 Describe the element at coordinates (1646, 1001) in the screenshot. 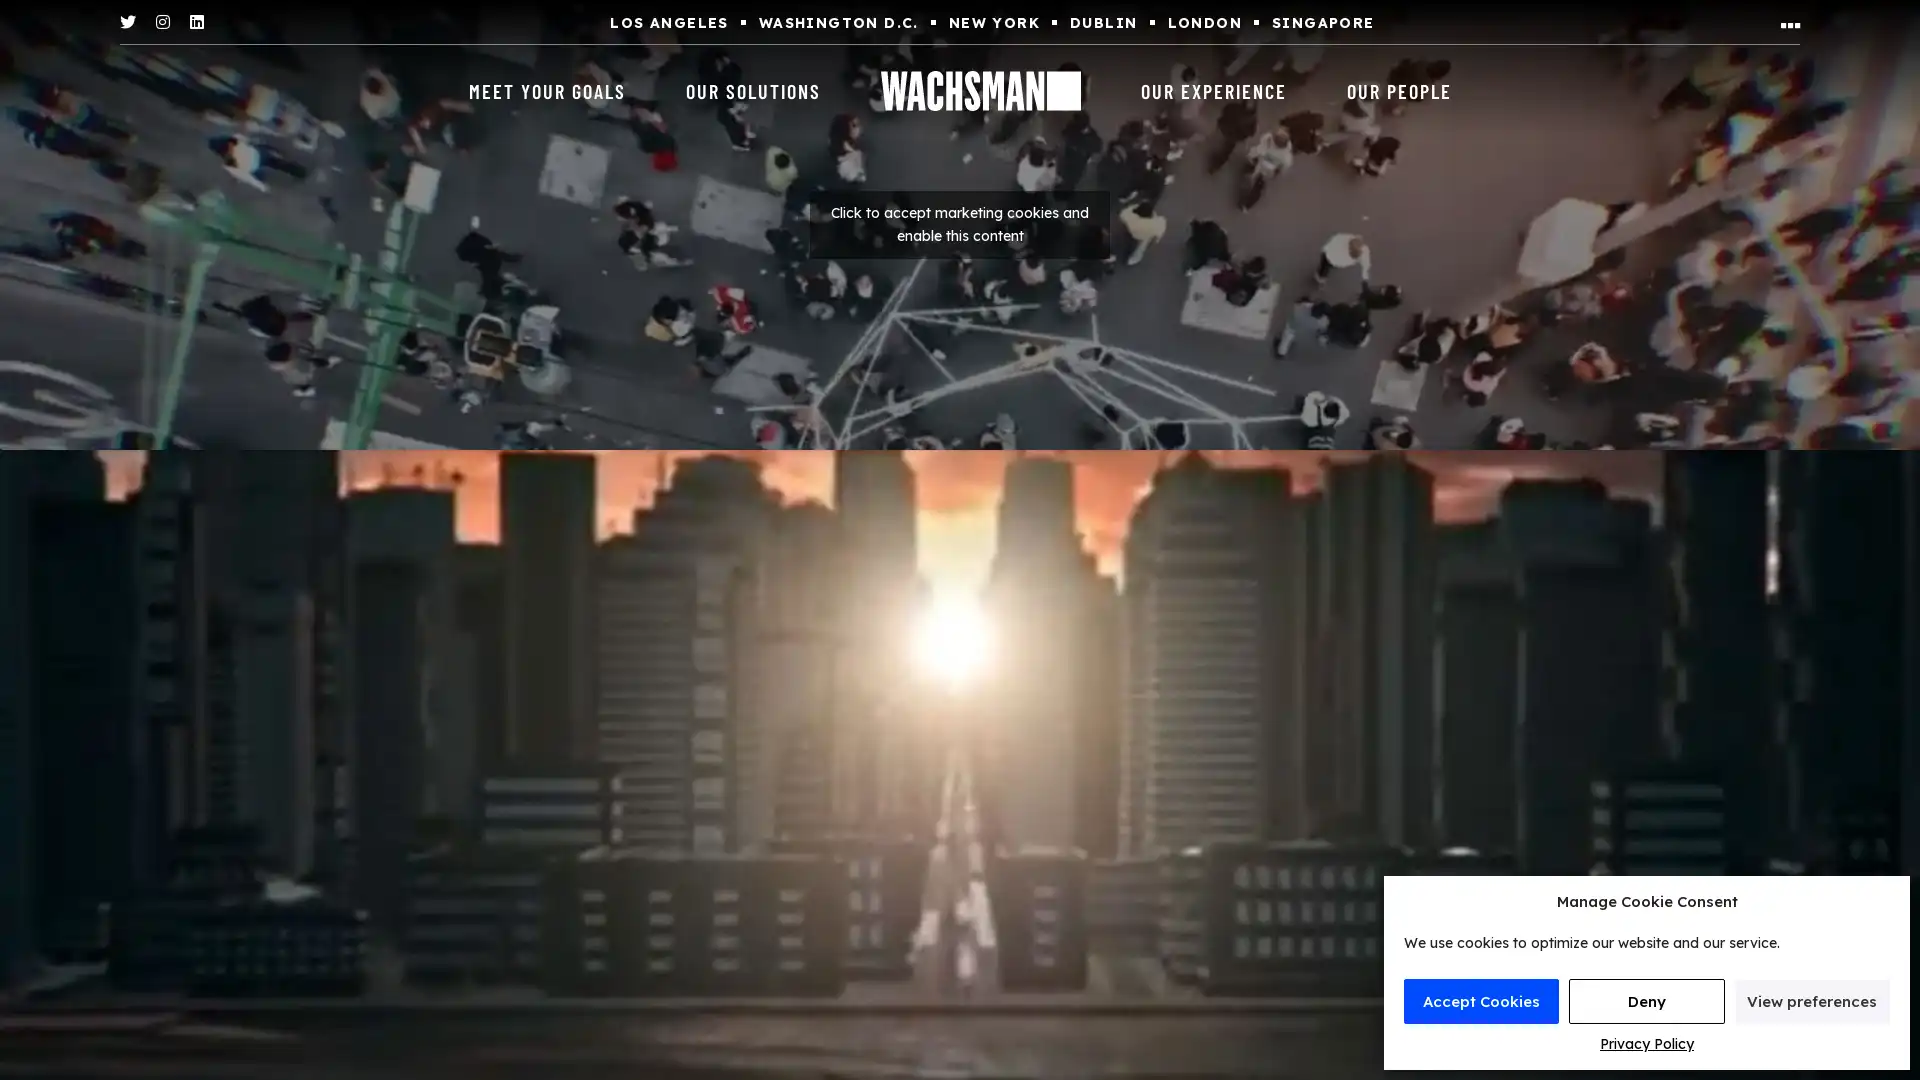

I see `Deny` at that location.